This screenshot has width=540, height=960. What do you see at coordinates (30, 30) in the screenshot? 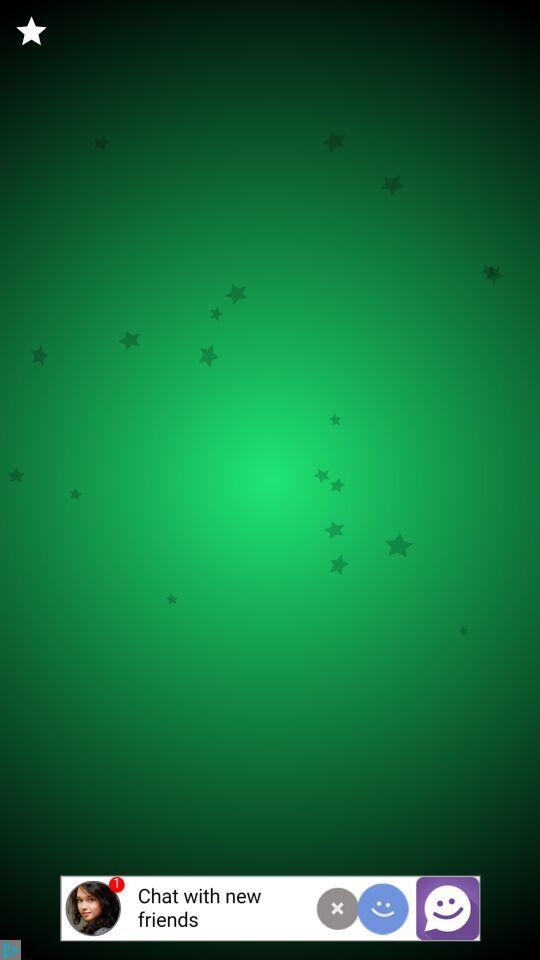
I see `the star icon` at bounding box center [30, 30].